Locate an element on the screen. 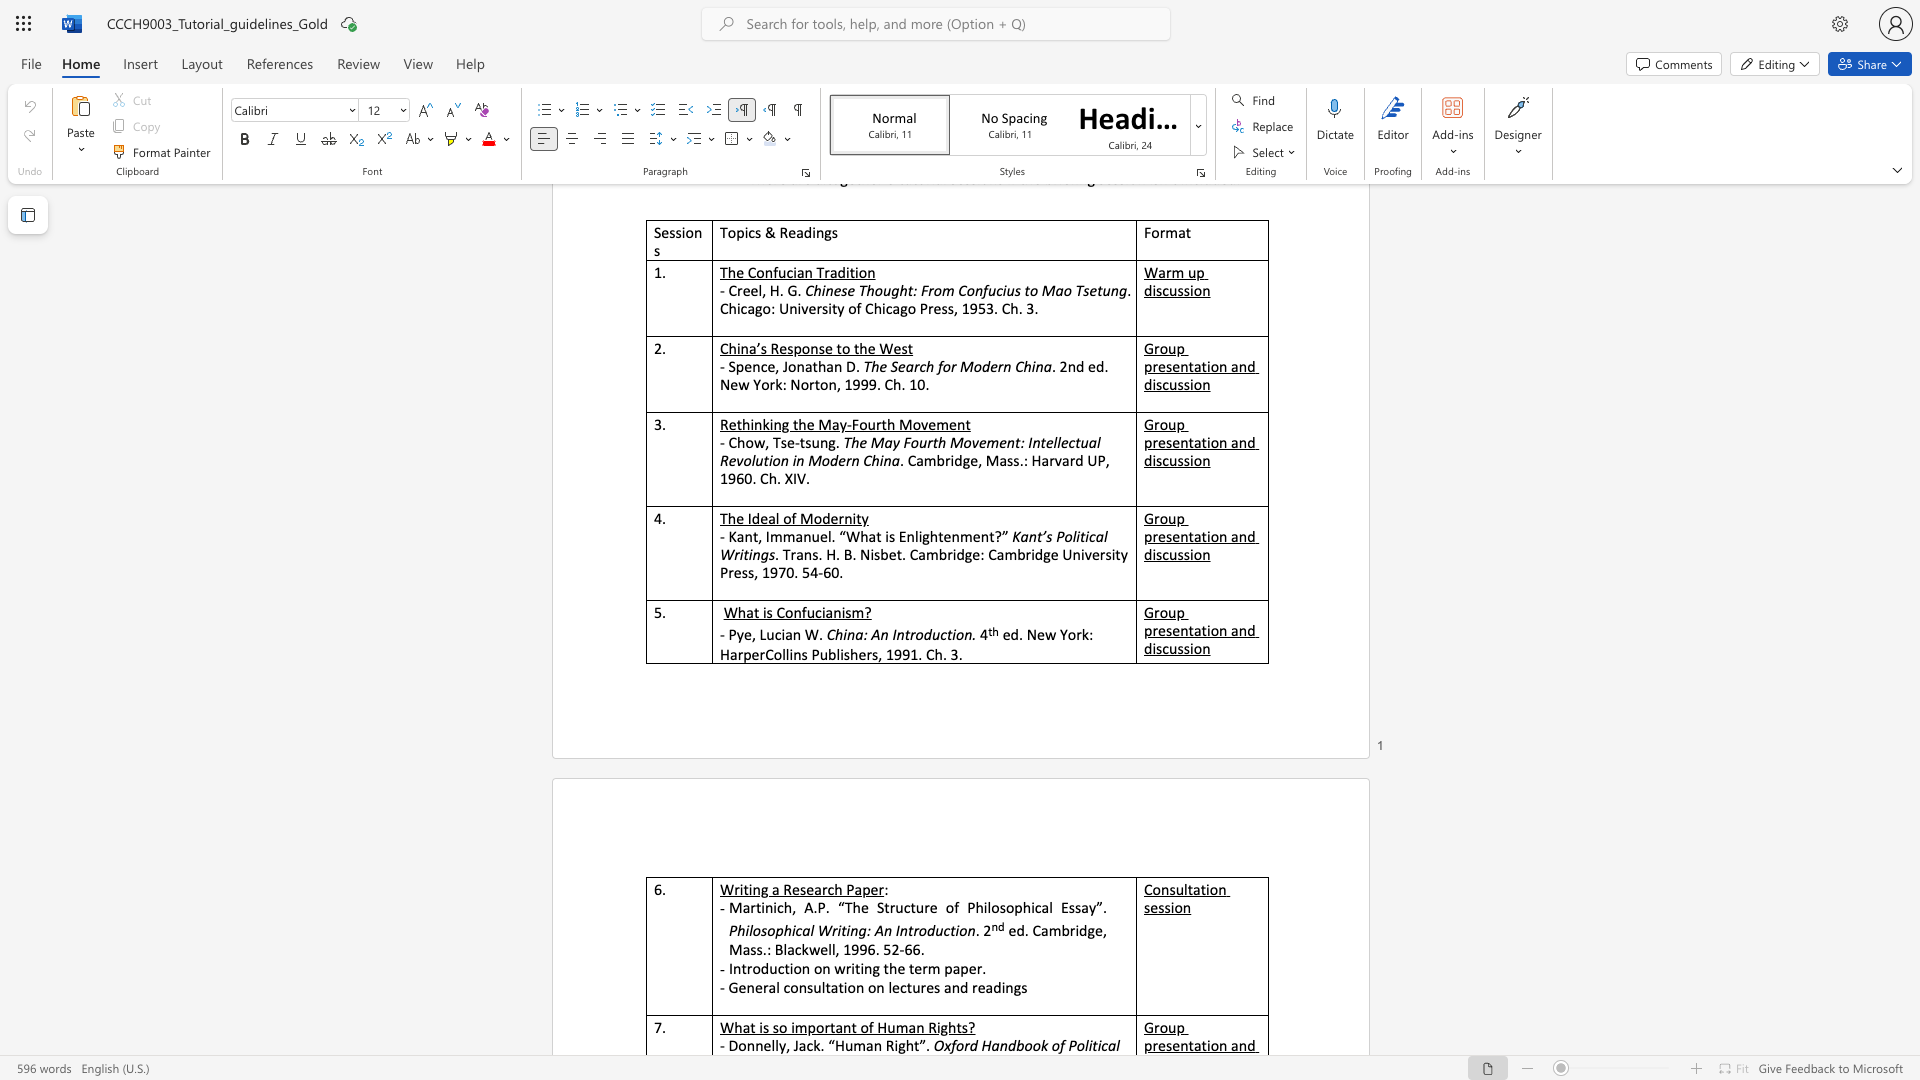 Image resolution: width=1920 pixels, height=1080 pixels. the subset text "rd Handbook o" within the text "Oxford Handbook of Political" is located at coordinates (964, 1044).